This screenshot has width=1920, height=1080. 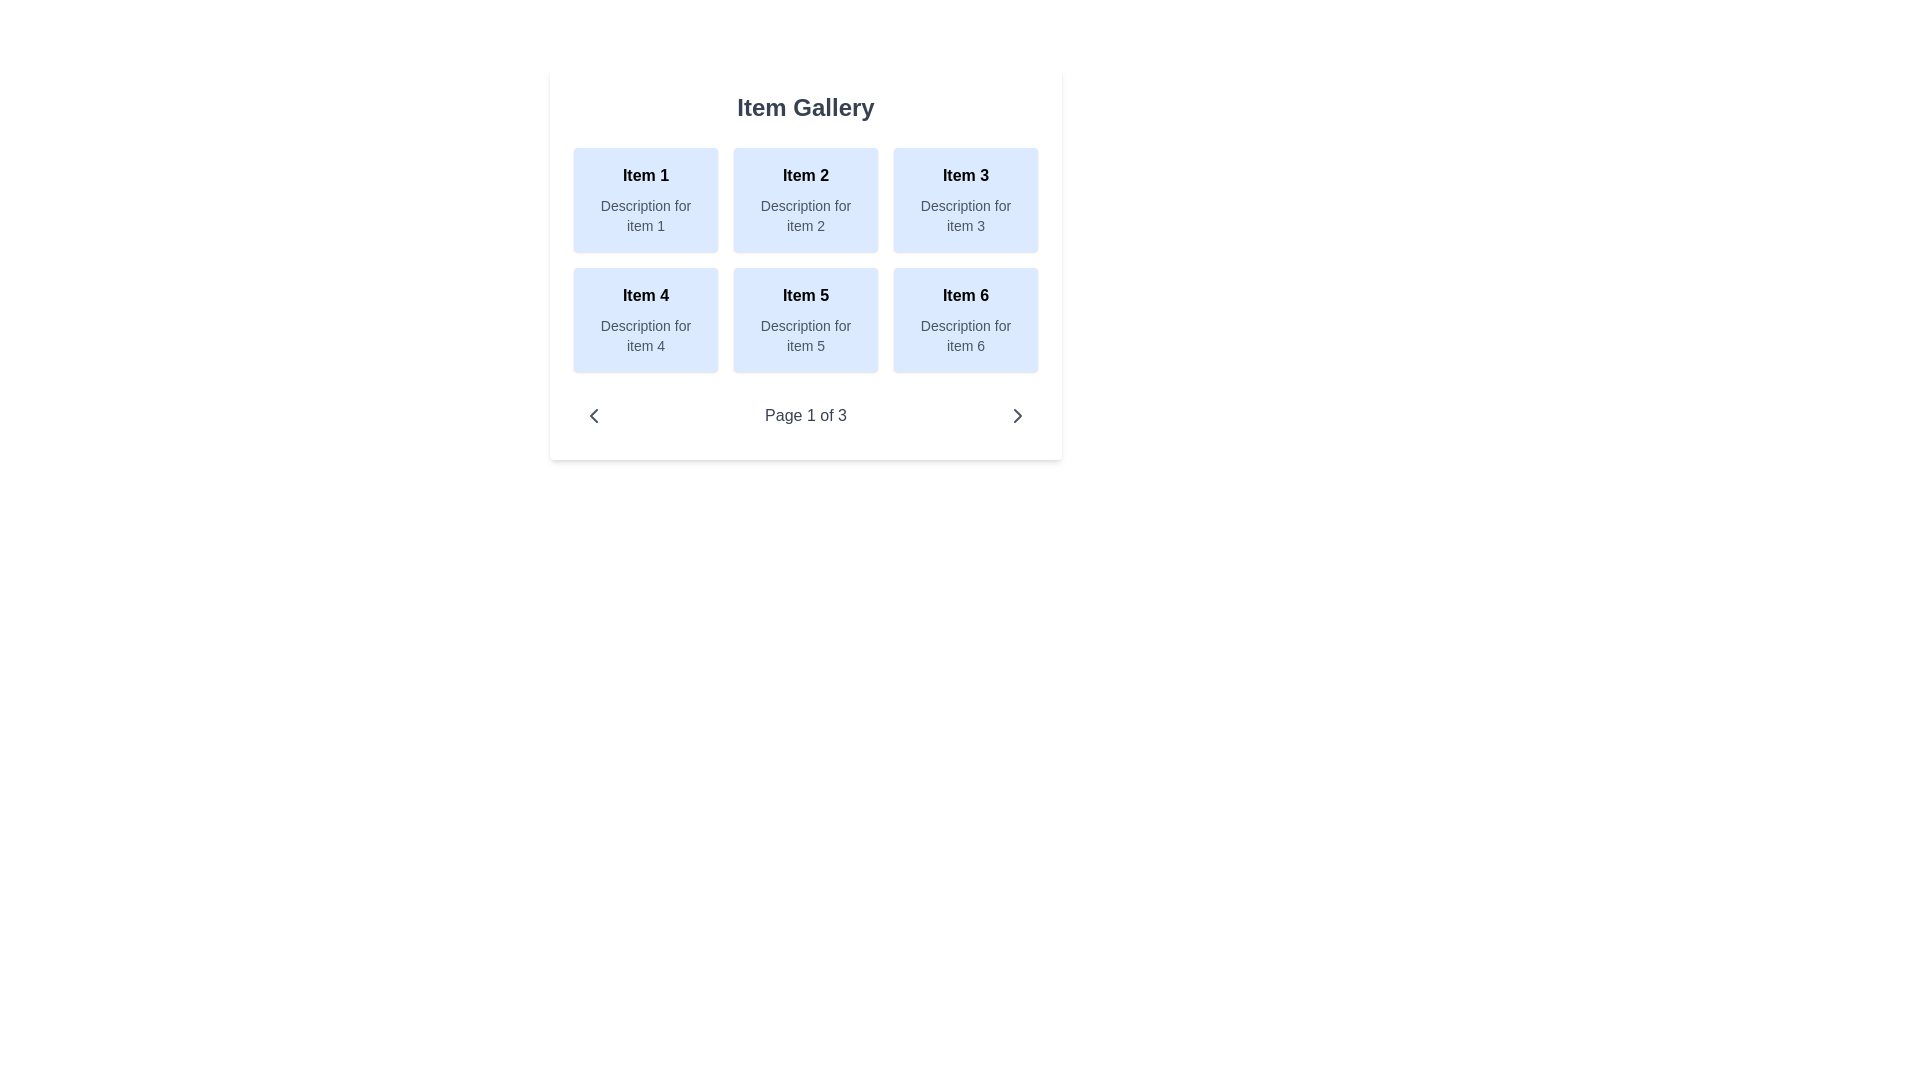 I want to click on the informational block item located in the first position of the grid layout, which is in the upper-left corner of the grid, so click(x=646, y=200).